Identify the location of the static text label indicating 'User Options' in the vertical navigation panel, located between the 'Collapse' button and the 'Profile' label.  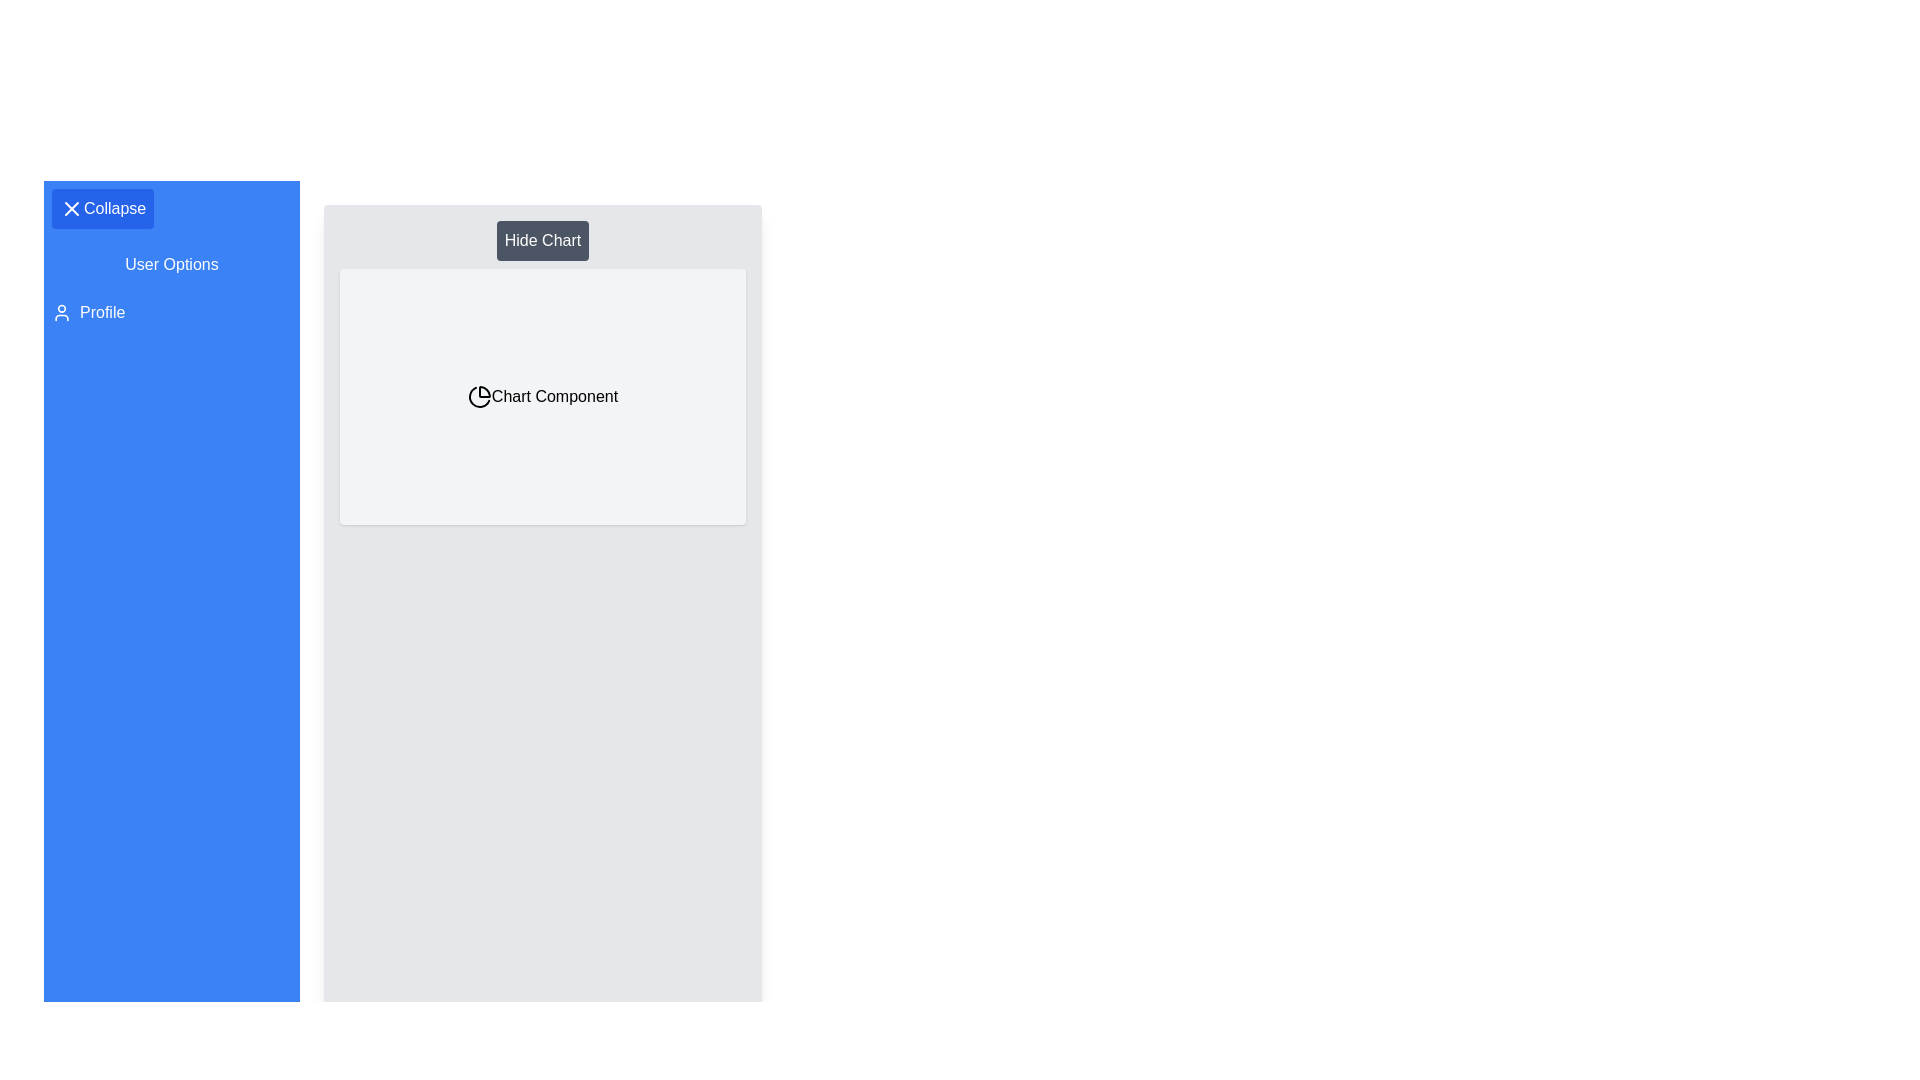
(172, 264).